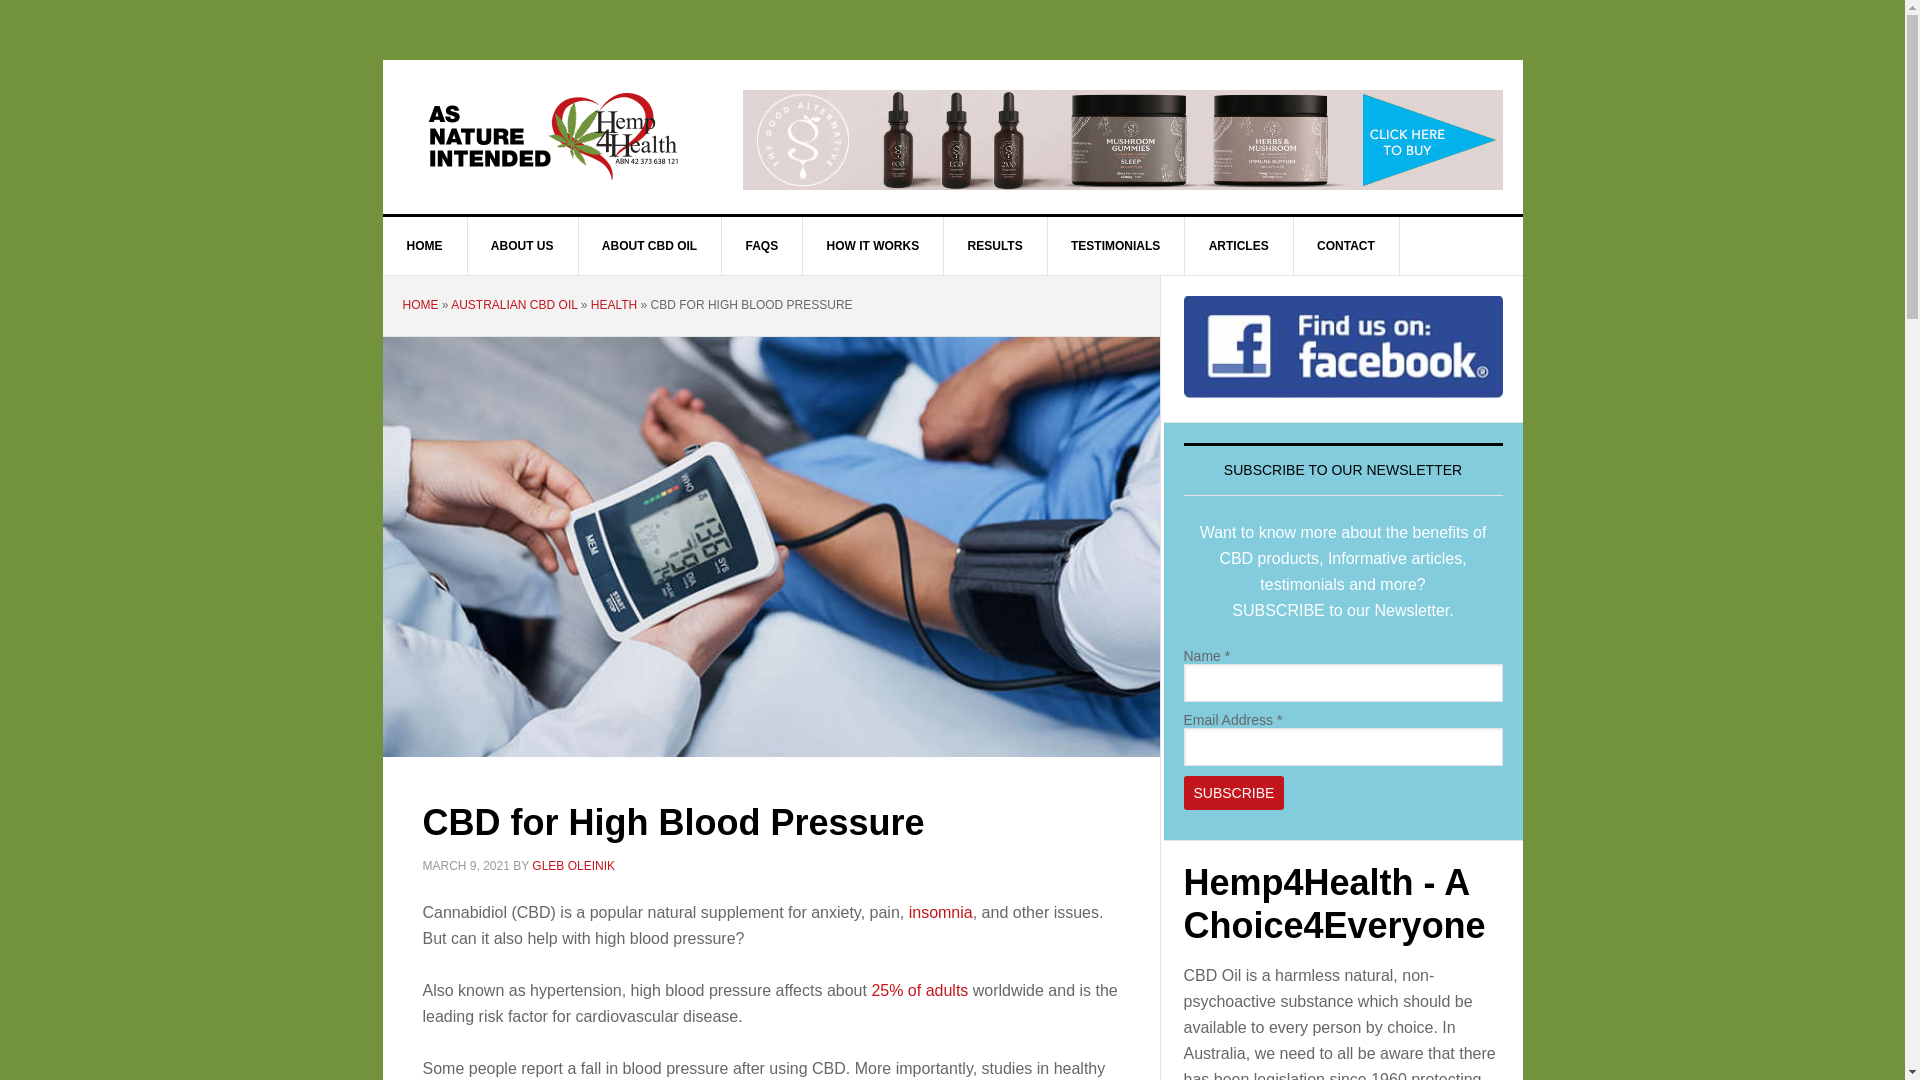 The image size is (1920, 1080). Describe the element at coordinates (401, 304) in the screenshot. I see `'HOME'` at that location.